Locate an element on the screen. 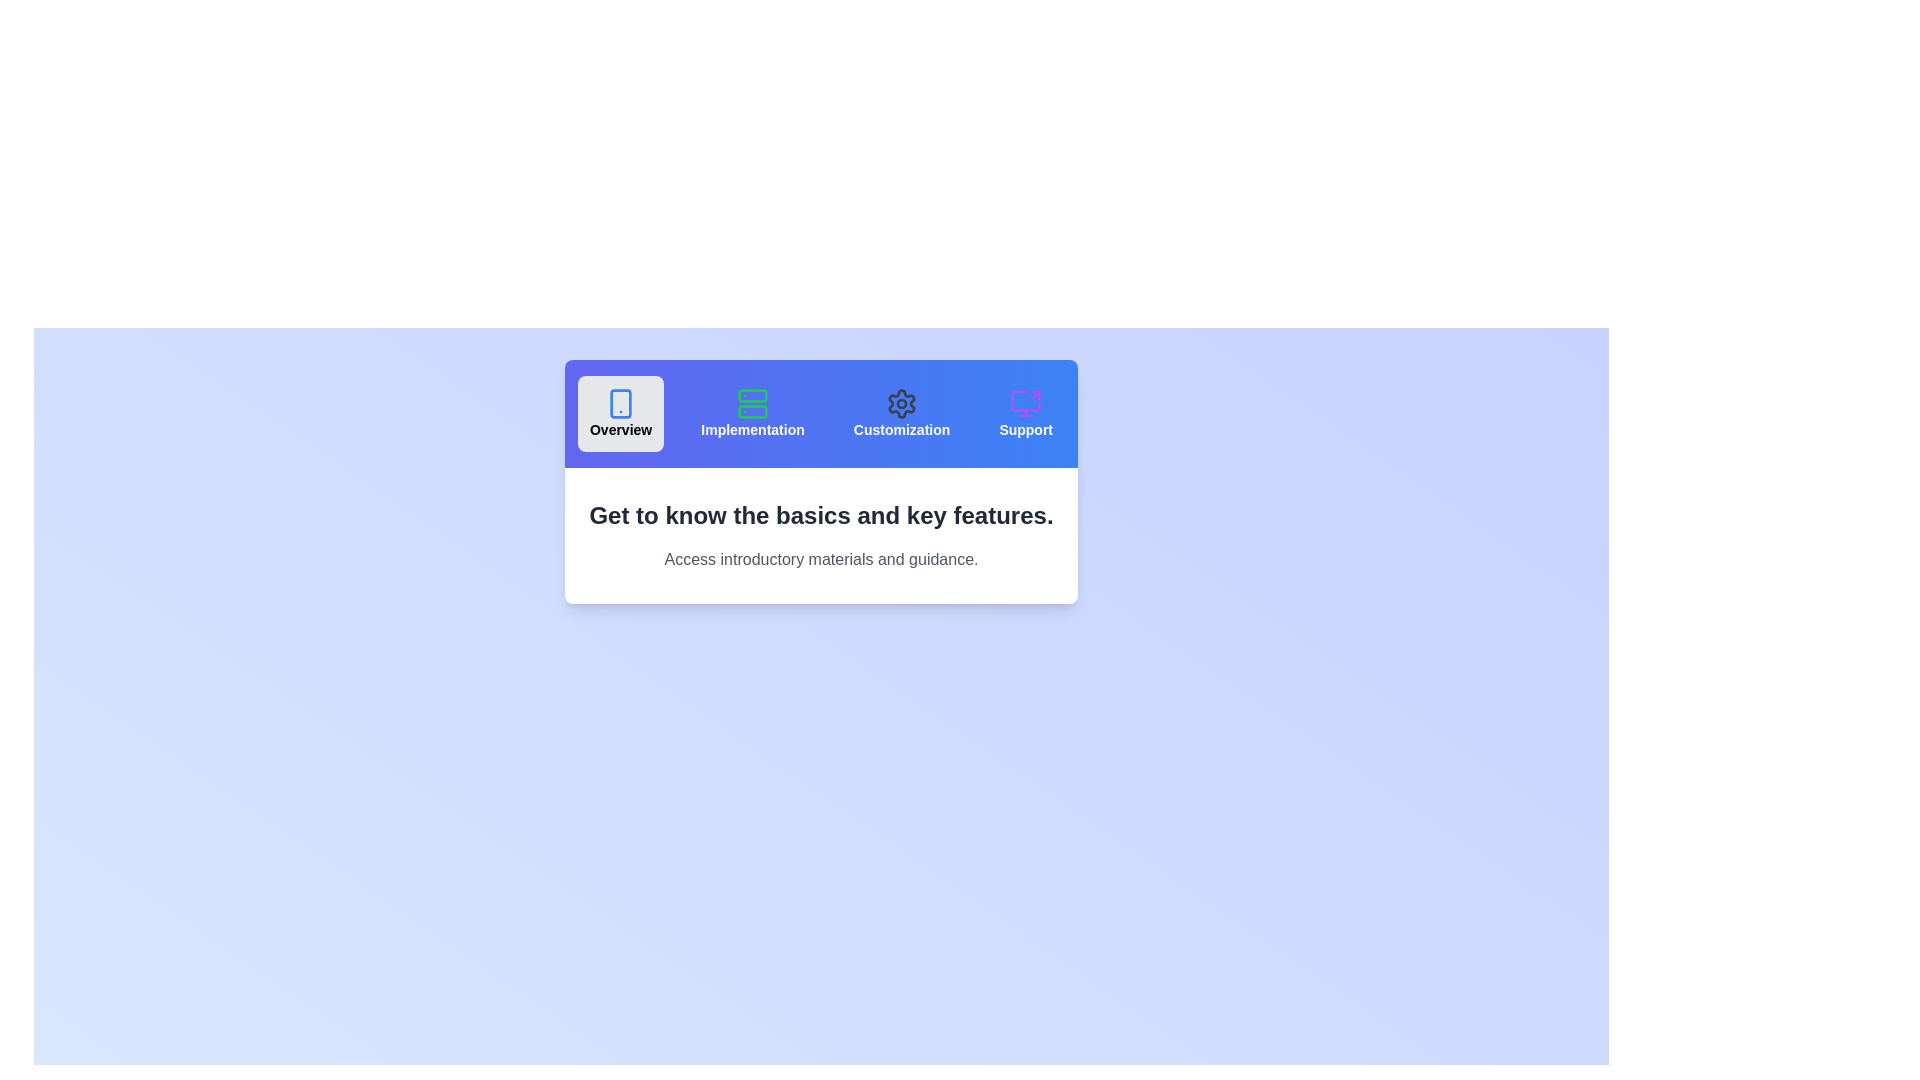 The image size is (1920, 1080). the tab labeled Customization is located at coordinates (901, 412).